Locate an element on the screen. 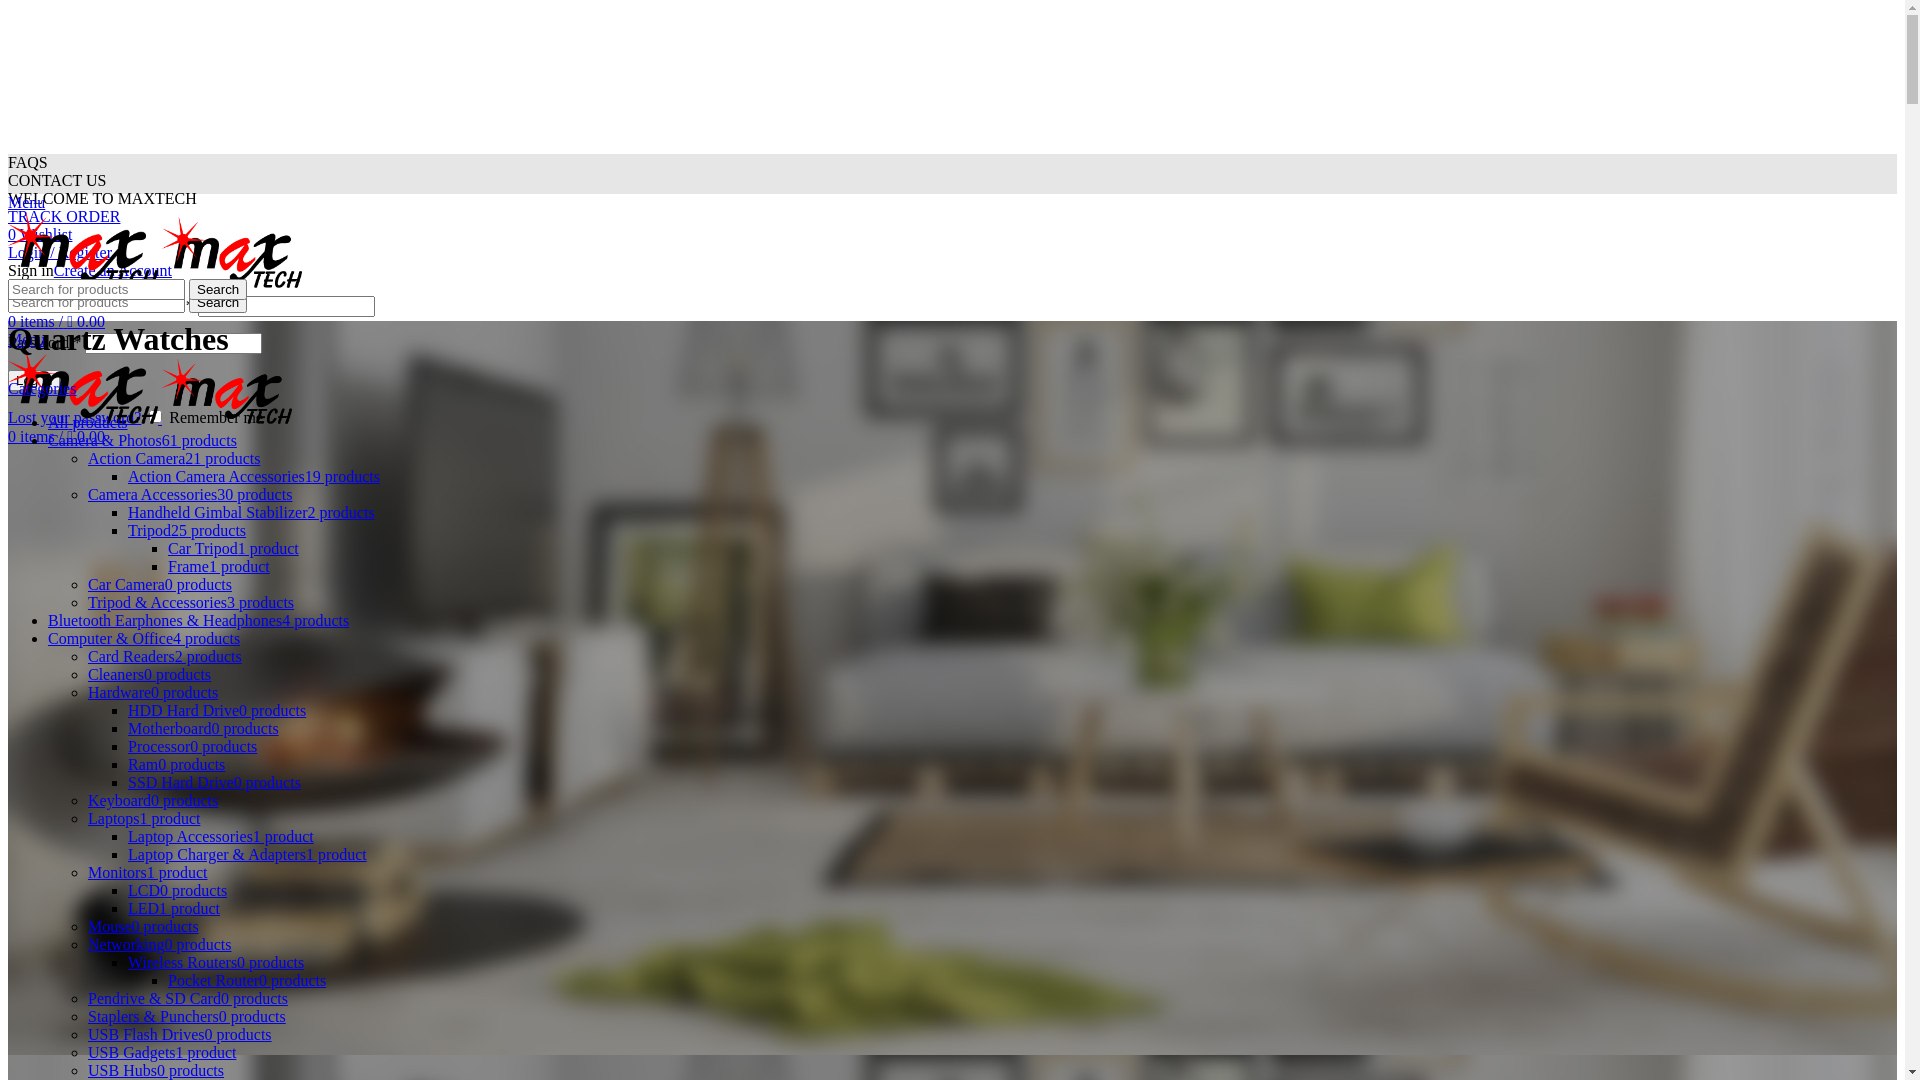  'Laptops1 product' is located at coordinates (143, 818).